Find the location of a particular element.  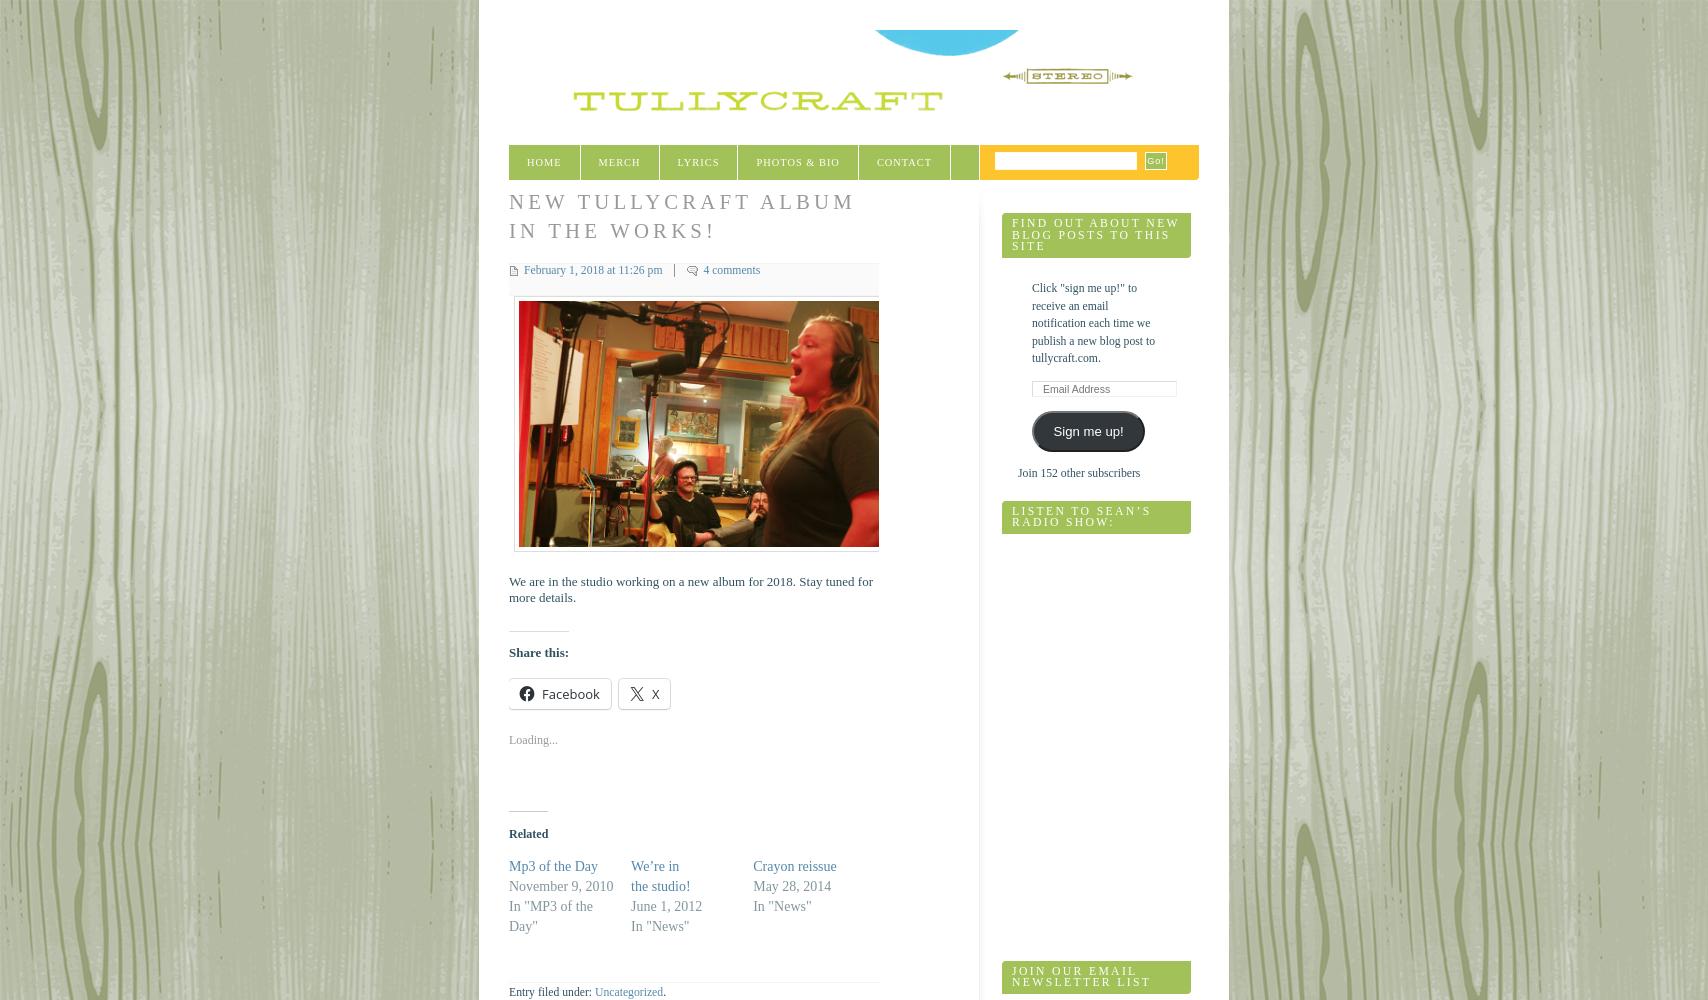

'Find out about new blog posts to this site' is located at coordinates (1095, 234).